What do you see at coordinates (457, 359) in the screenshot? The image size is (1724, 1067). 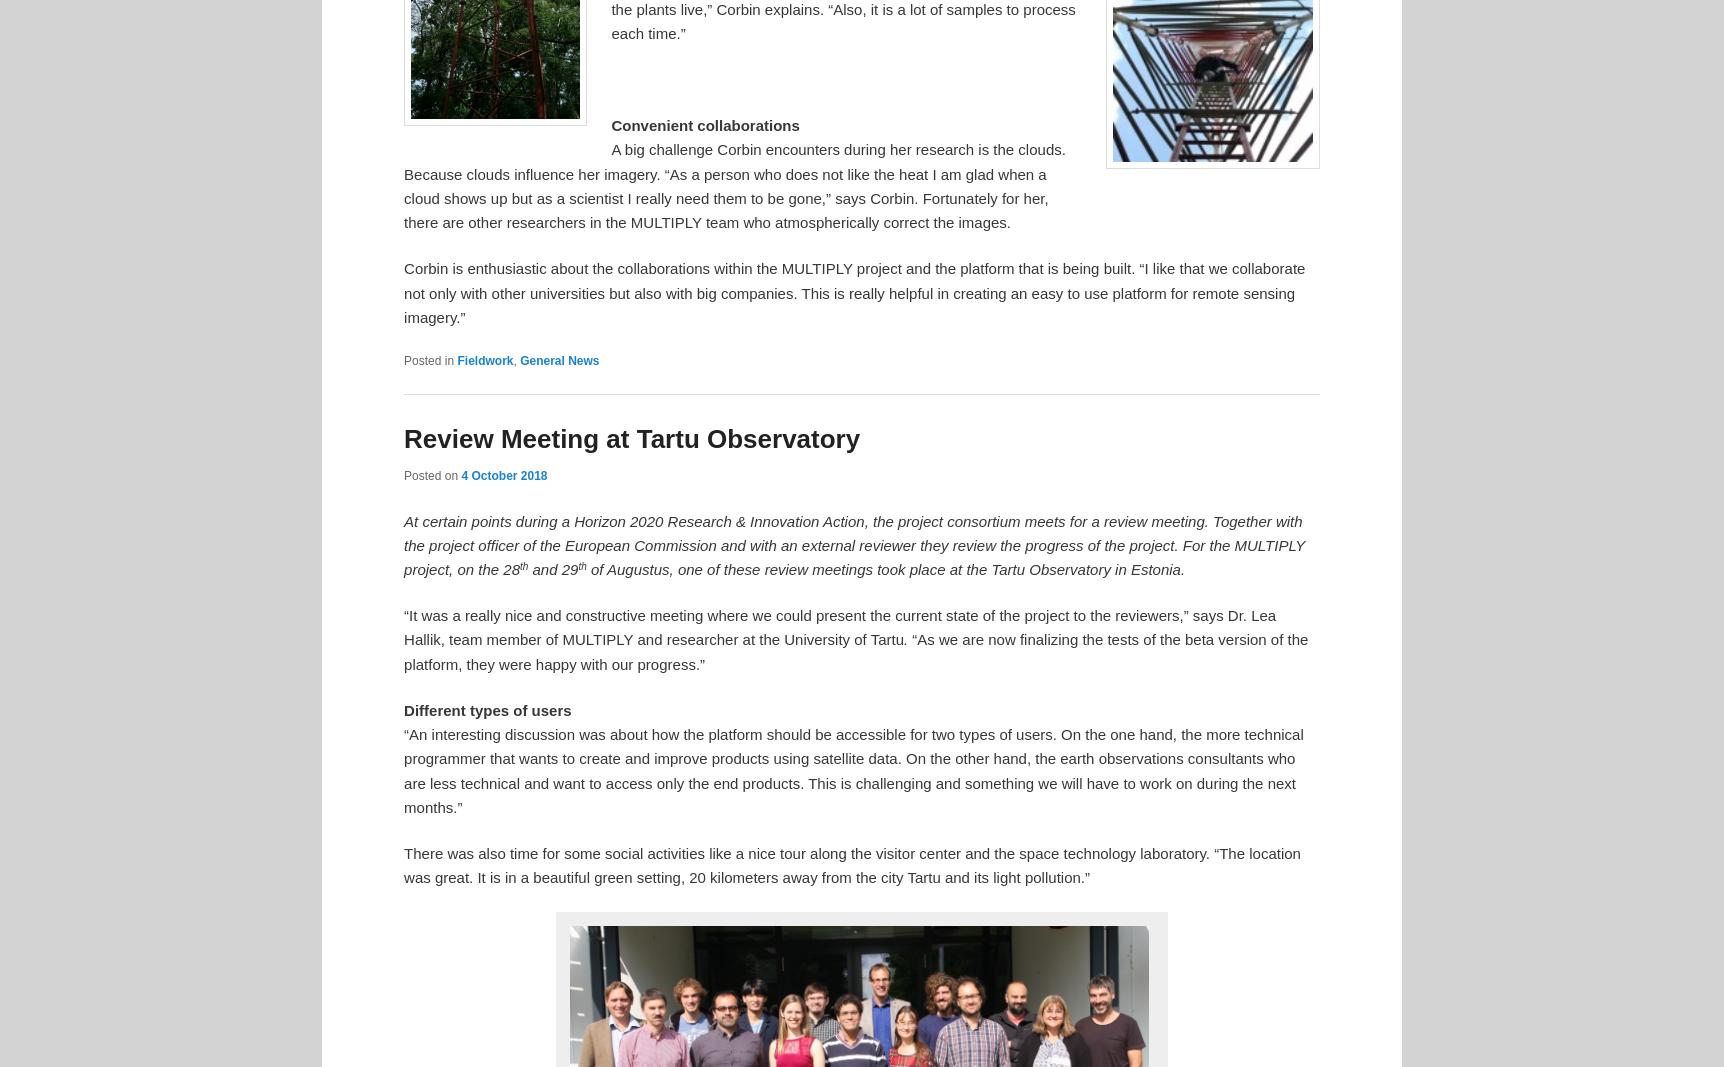 I see `'Fieldwork'` at bounding box center [457, 359].